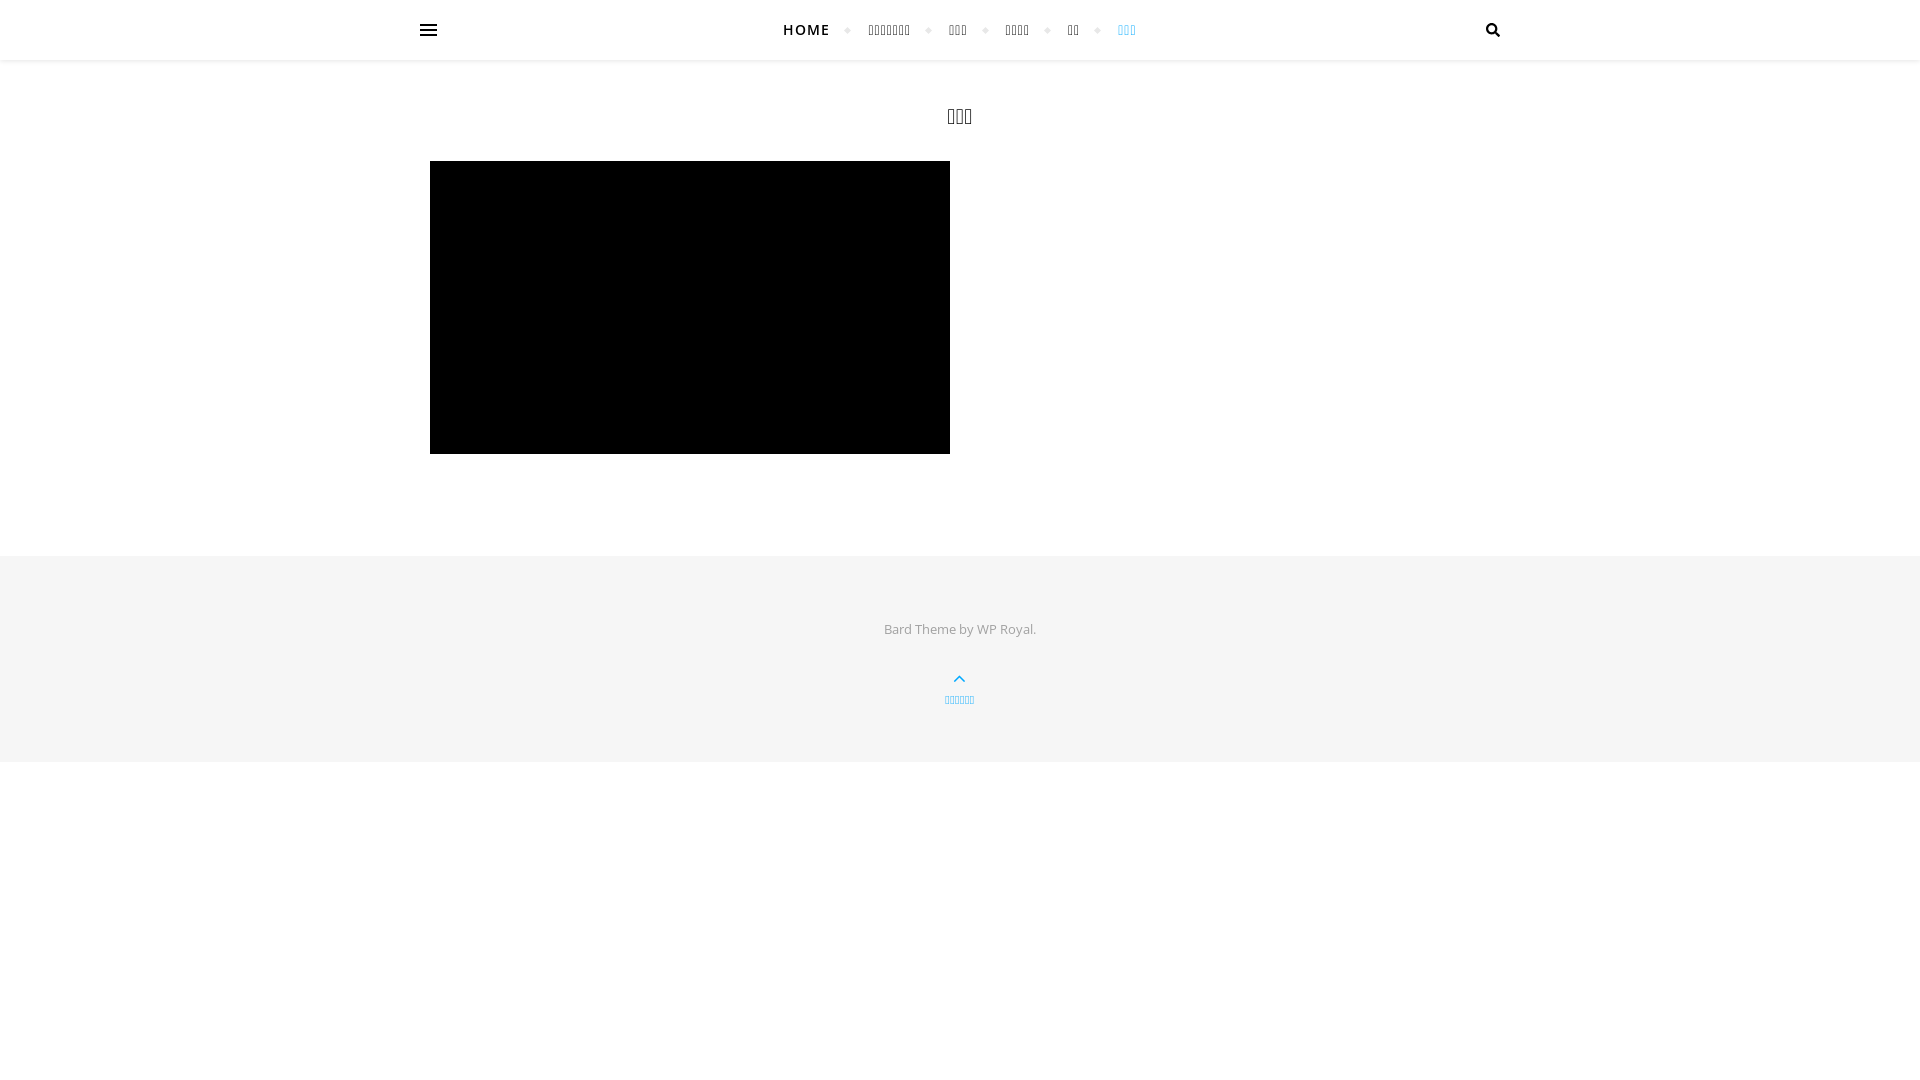 The width and height of the screenshot is (1920, 1080). Describe the element at coordinates (1004, 627) in the screenshot. I see `'WP Royal'` at that location.